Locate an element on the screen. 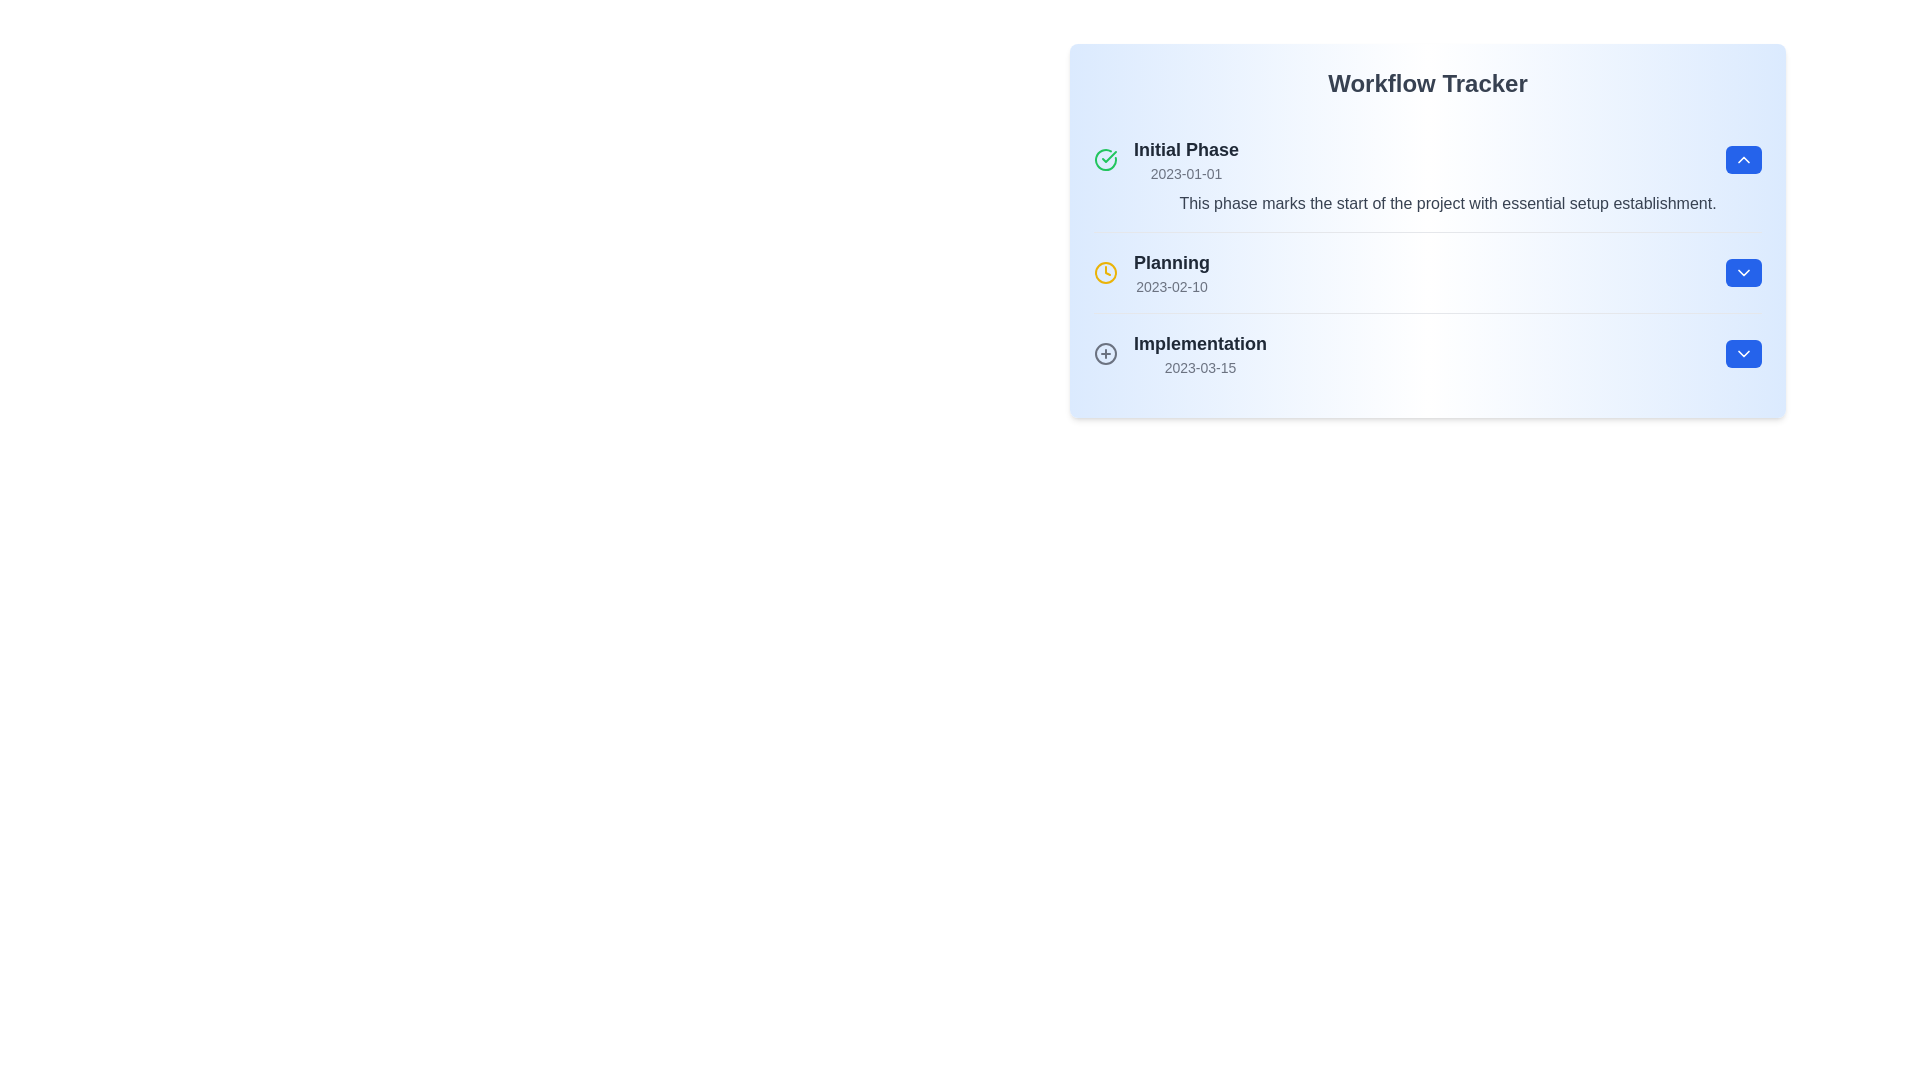 This screenshot has height=1080, width=1920. the dropdown toggle icon located near the bottom right corner of the 'Implementation' card in the 'Workflow Tracker' panel is located at coordinates (1742, 353).